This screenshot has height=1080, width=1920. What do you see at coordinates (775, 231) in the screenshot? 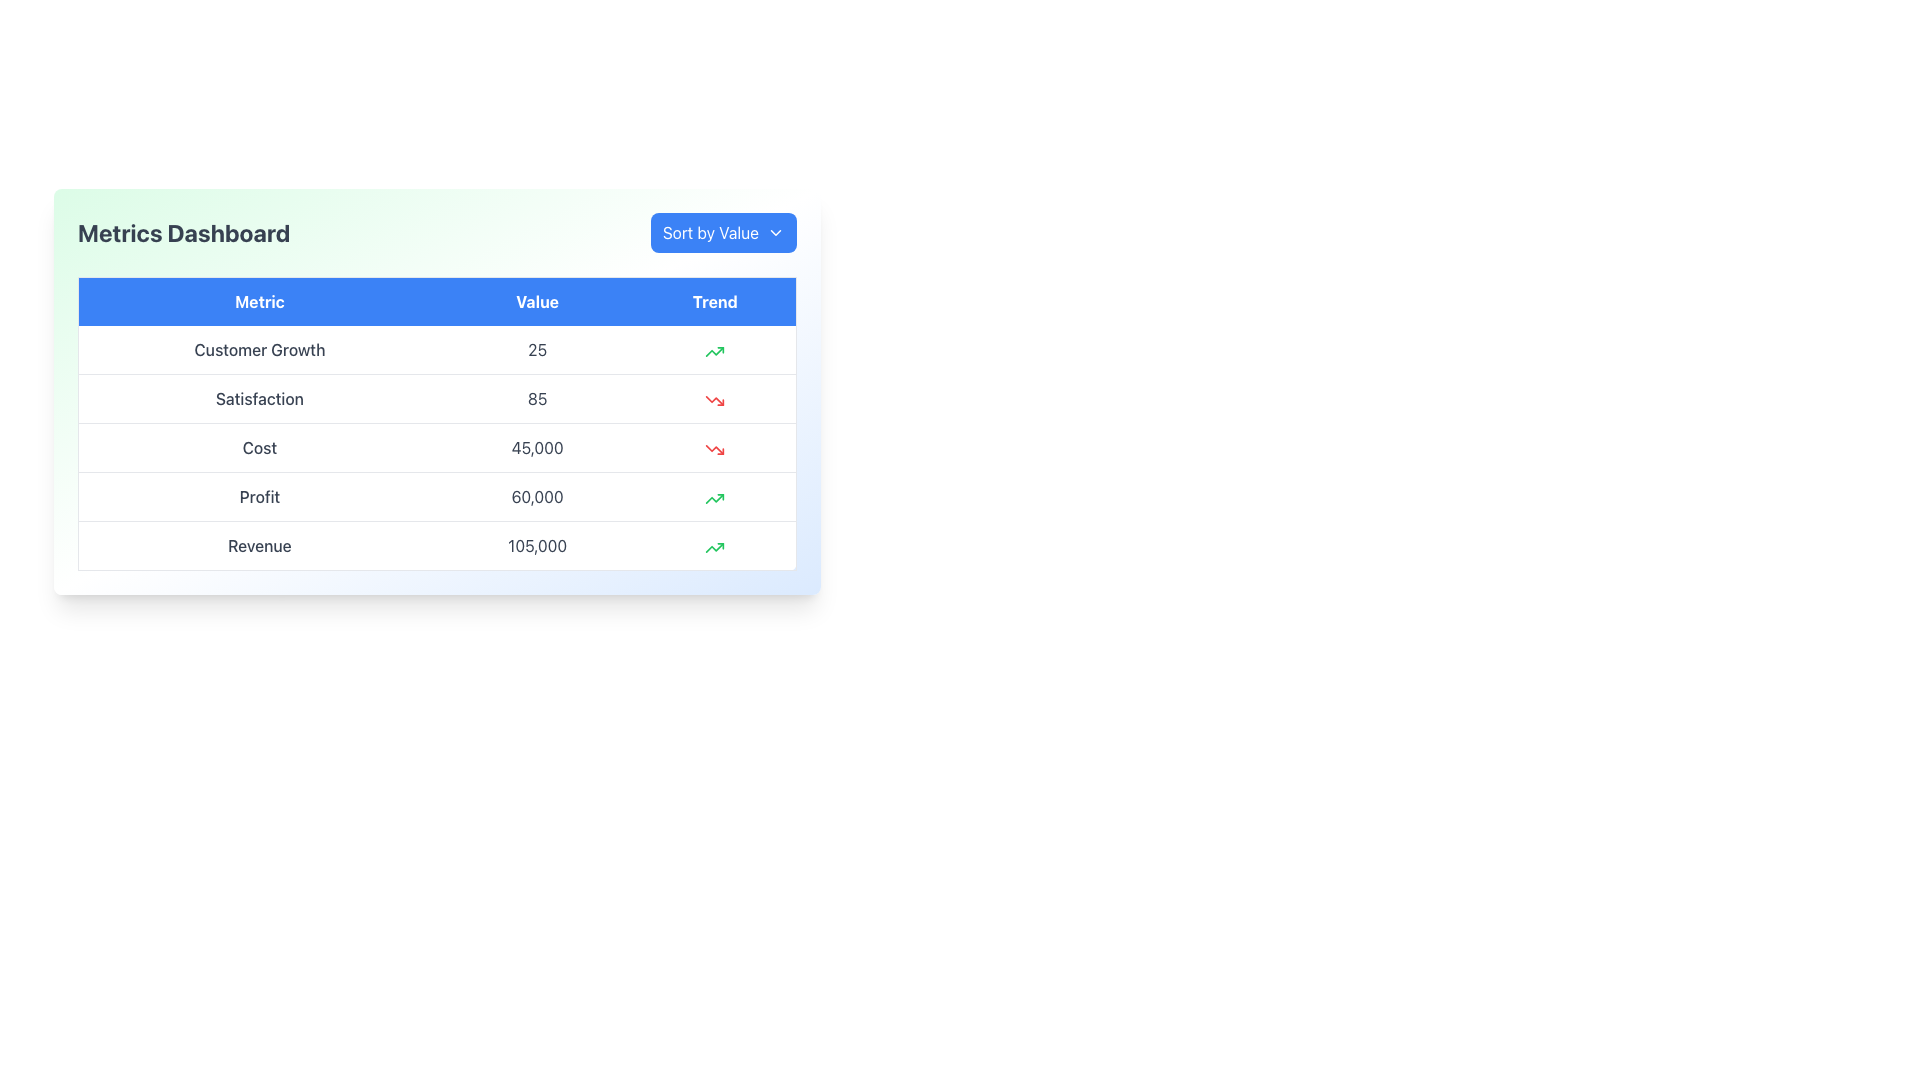
I see `the chevron icon located at the far right of the blue button labeled 'Sort by Value'` at bounding box center [775, 231].